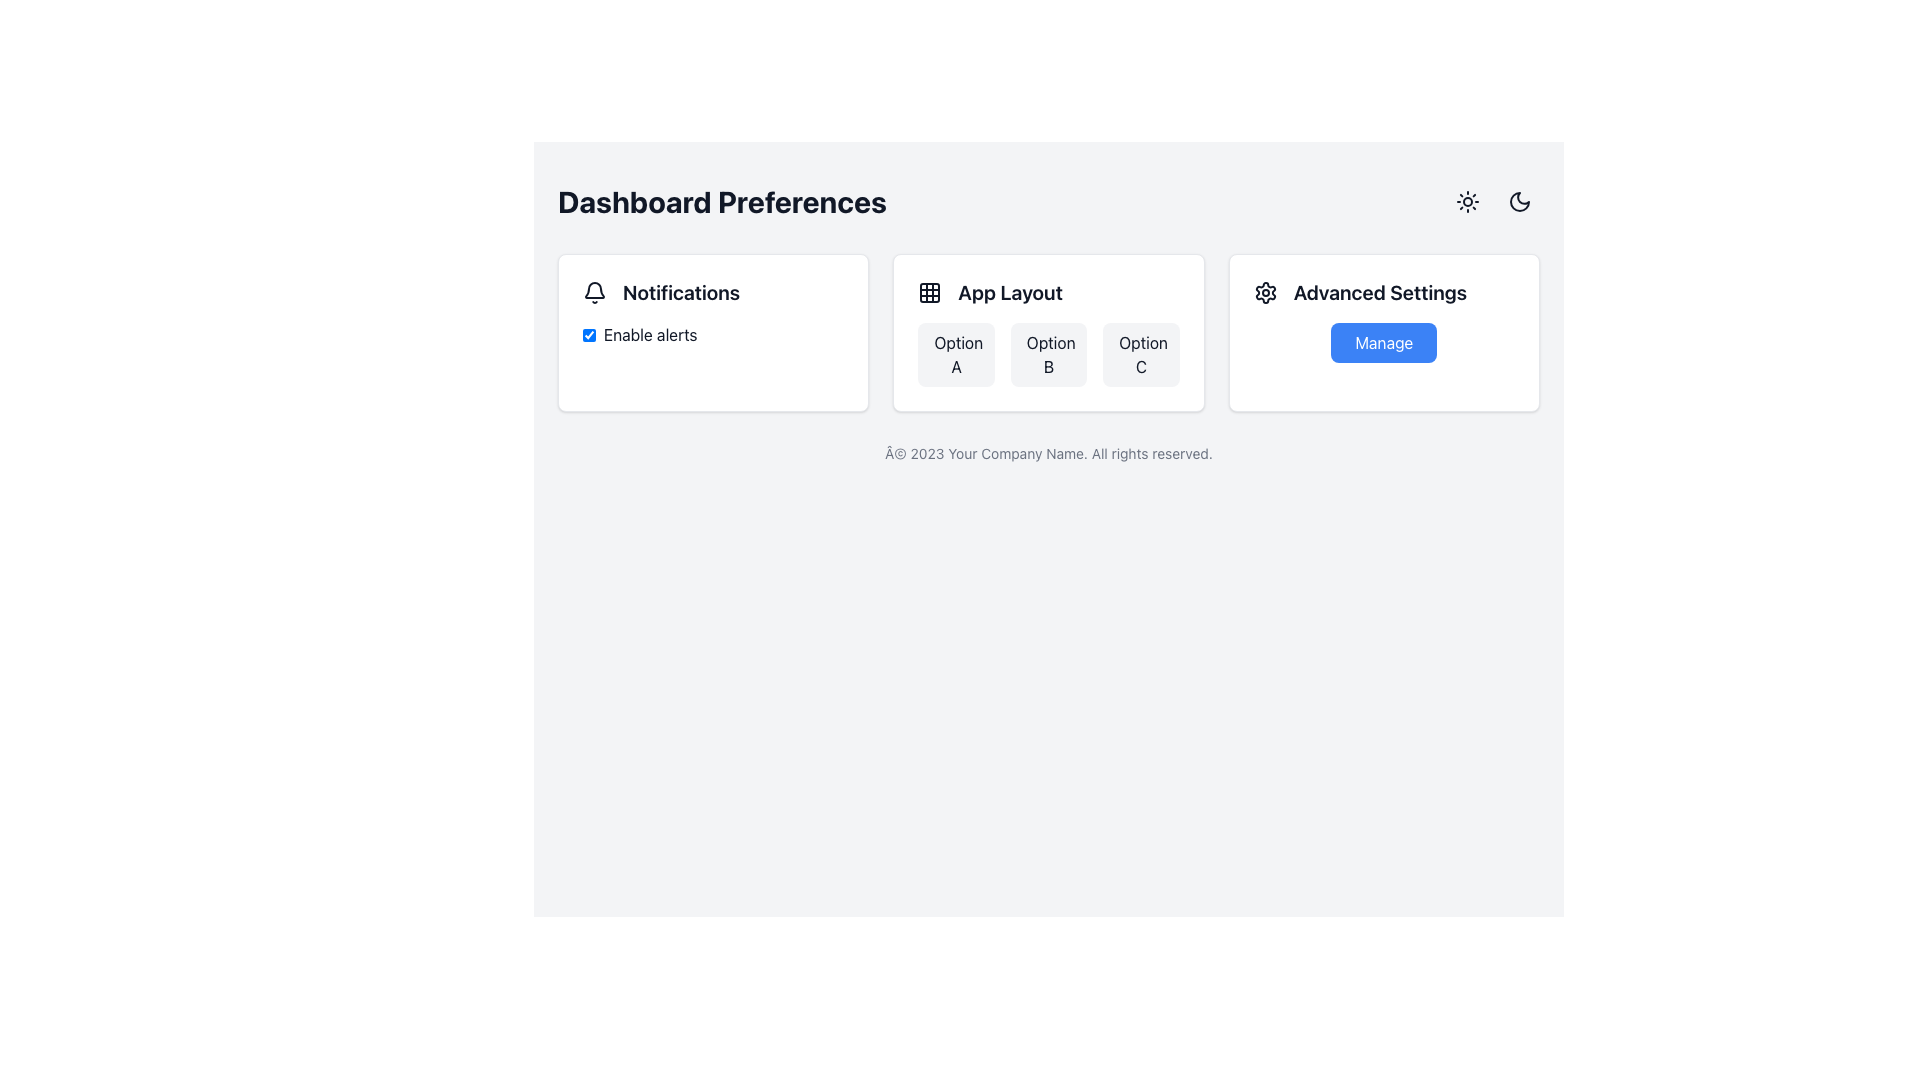 The width and height of the screenshot is (1920, 1080). What do you see at coordinates (713, 331) in the screenshot?
I see `the Settings module for toggling notifications located under 'Dashboard Preferences'` at bounding box center [713, 331].